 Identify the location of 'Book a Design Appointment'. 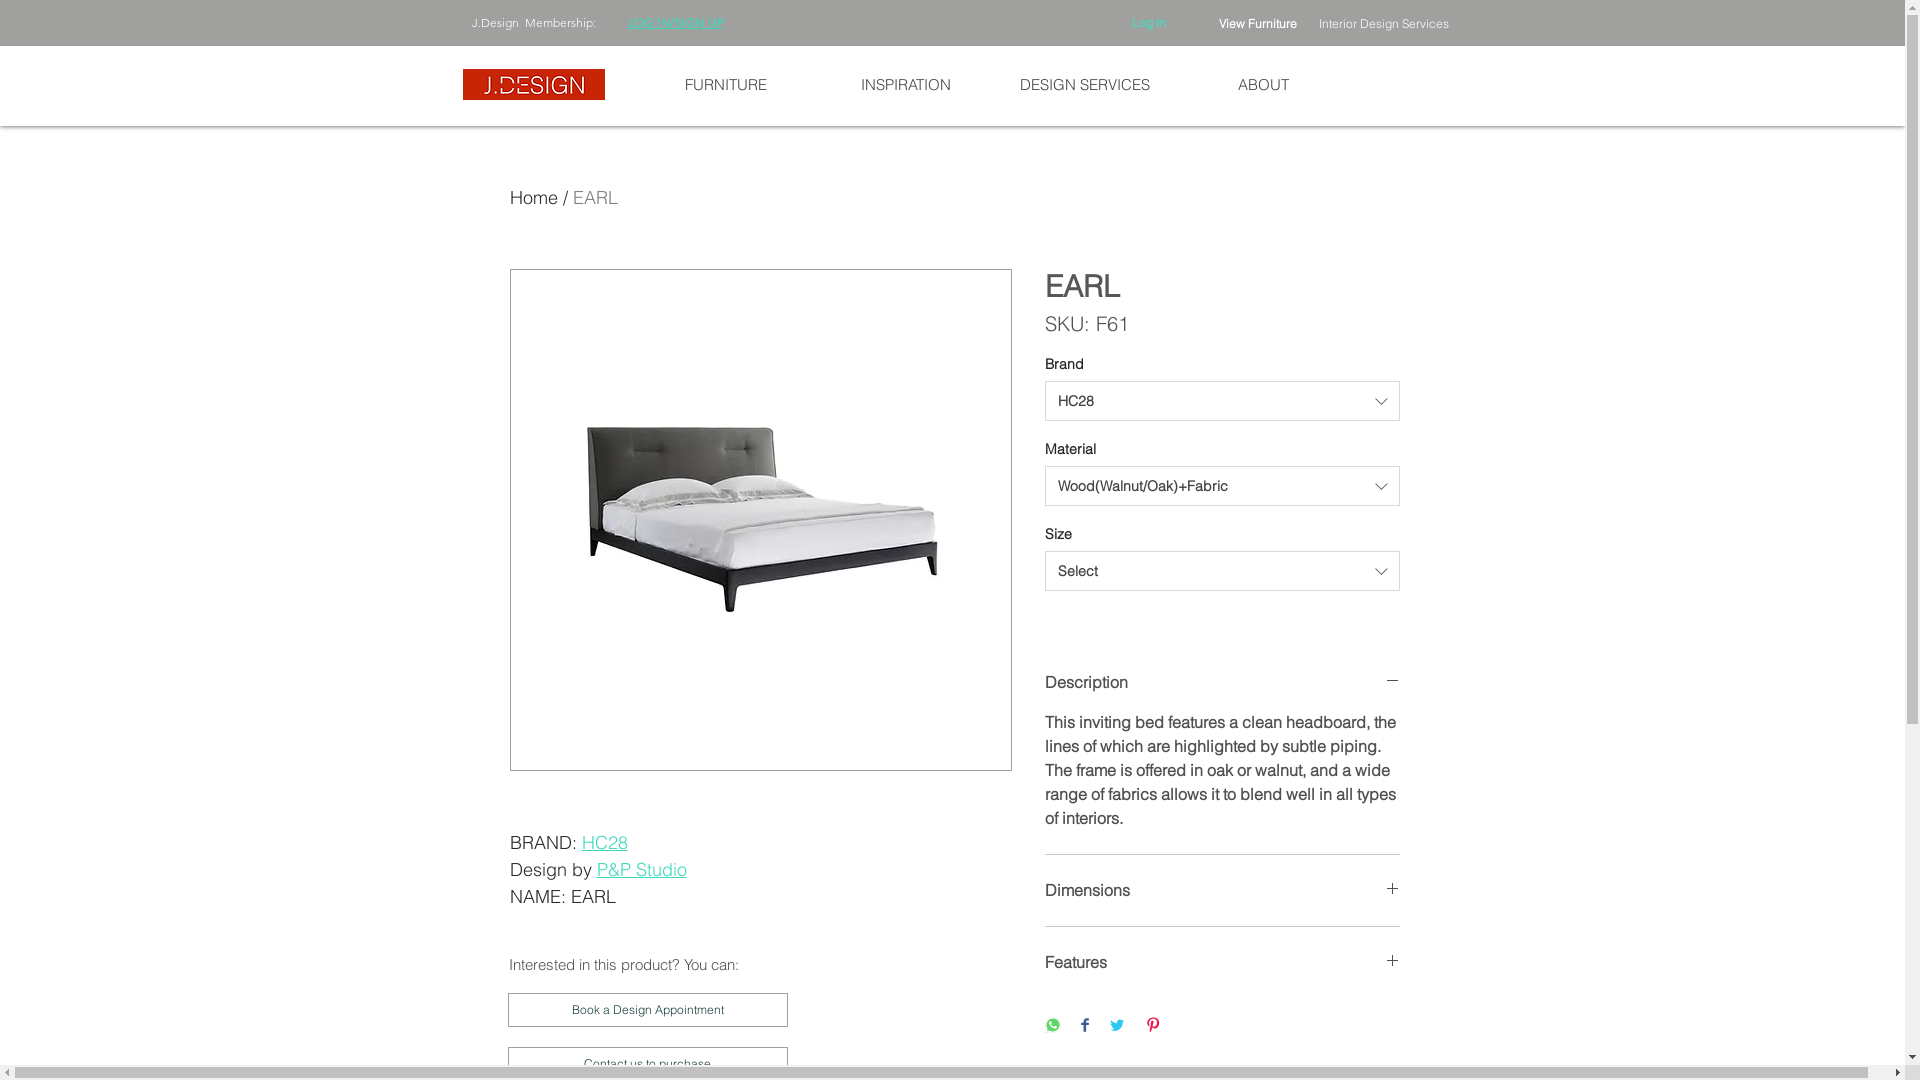
(648, 1010).